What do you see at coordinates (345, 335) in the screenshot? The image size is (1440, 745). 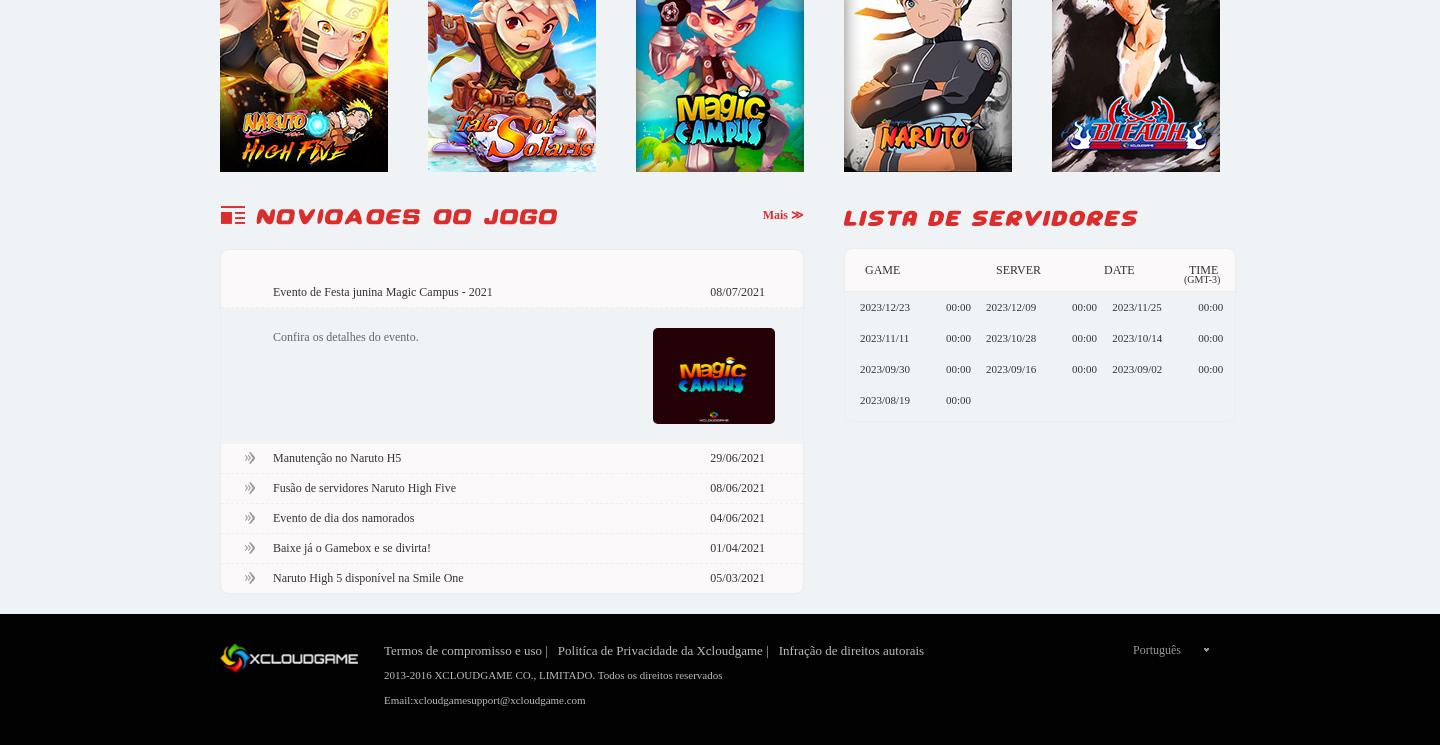 I see `'Confira os detalhes do evento.'` at bounding box center [345, 335].